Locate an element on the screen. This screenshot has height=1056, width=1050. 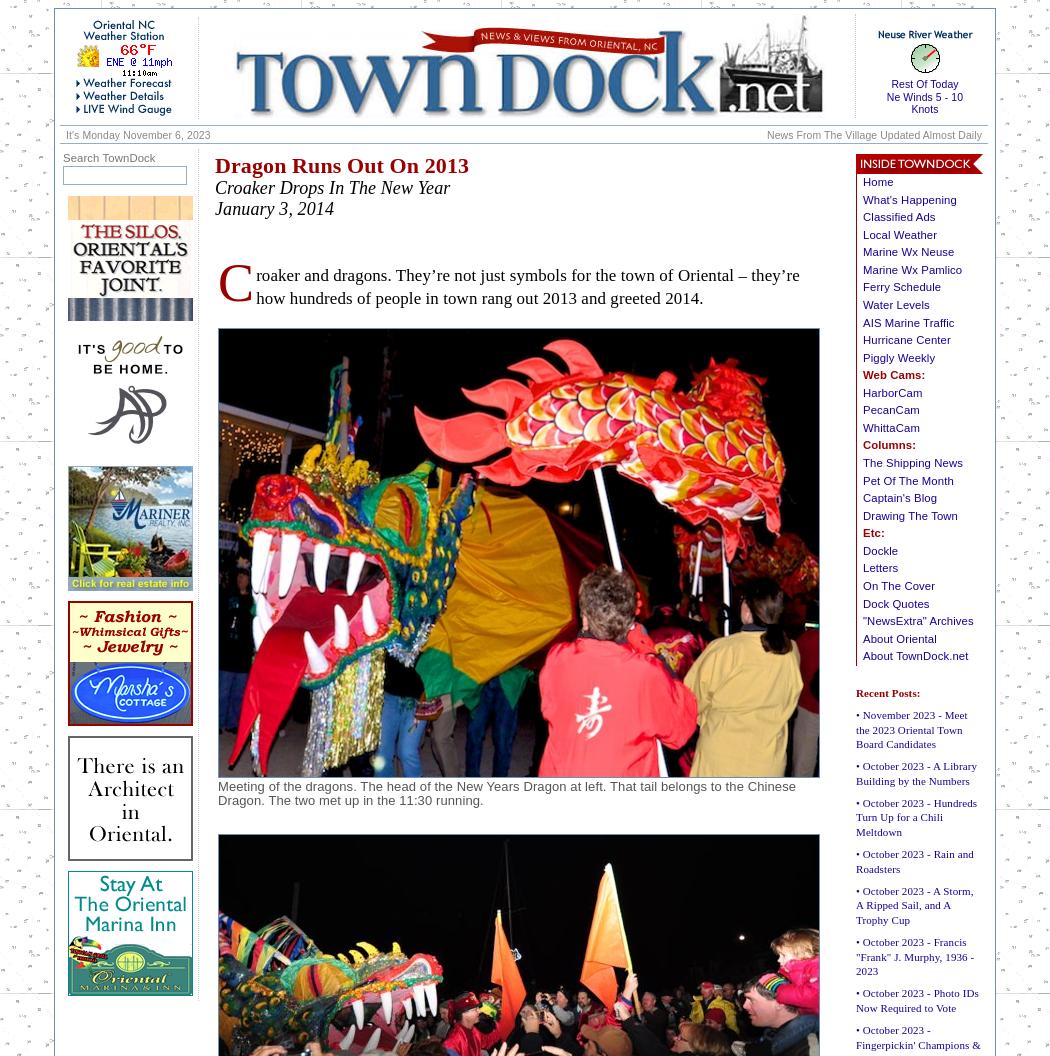
'Marine Wx Pamlico' is located at coordinates (862, 268).